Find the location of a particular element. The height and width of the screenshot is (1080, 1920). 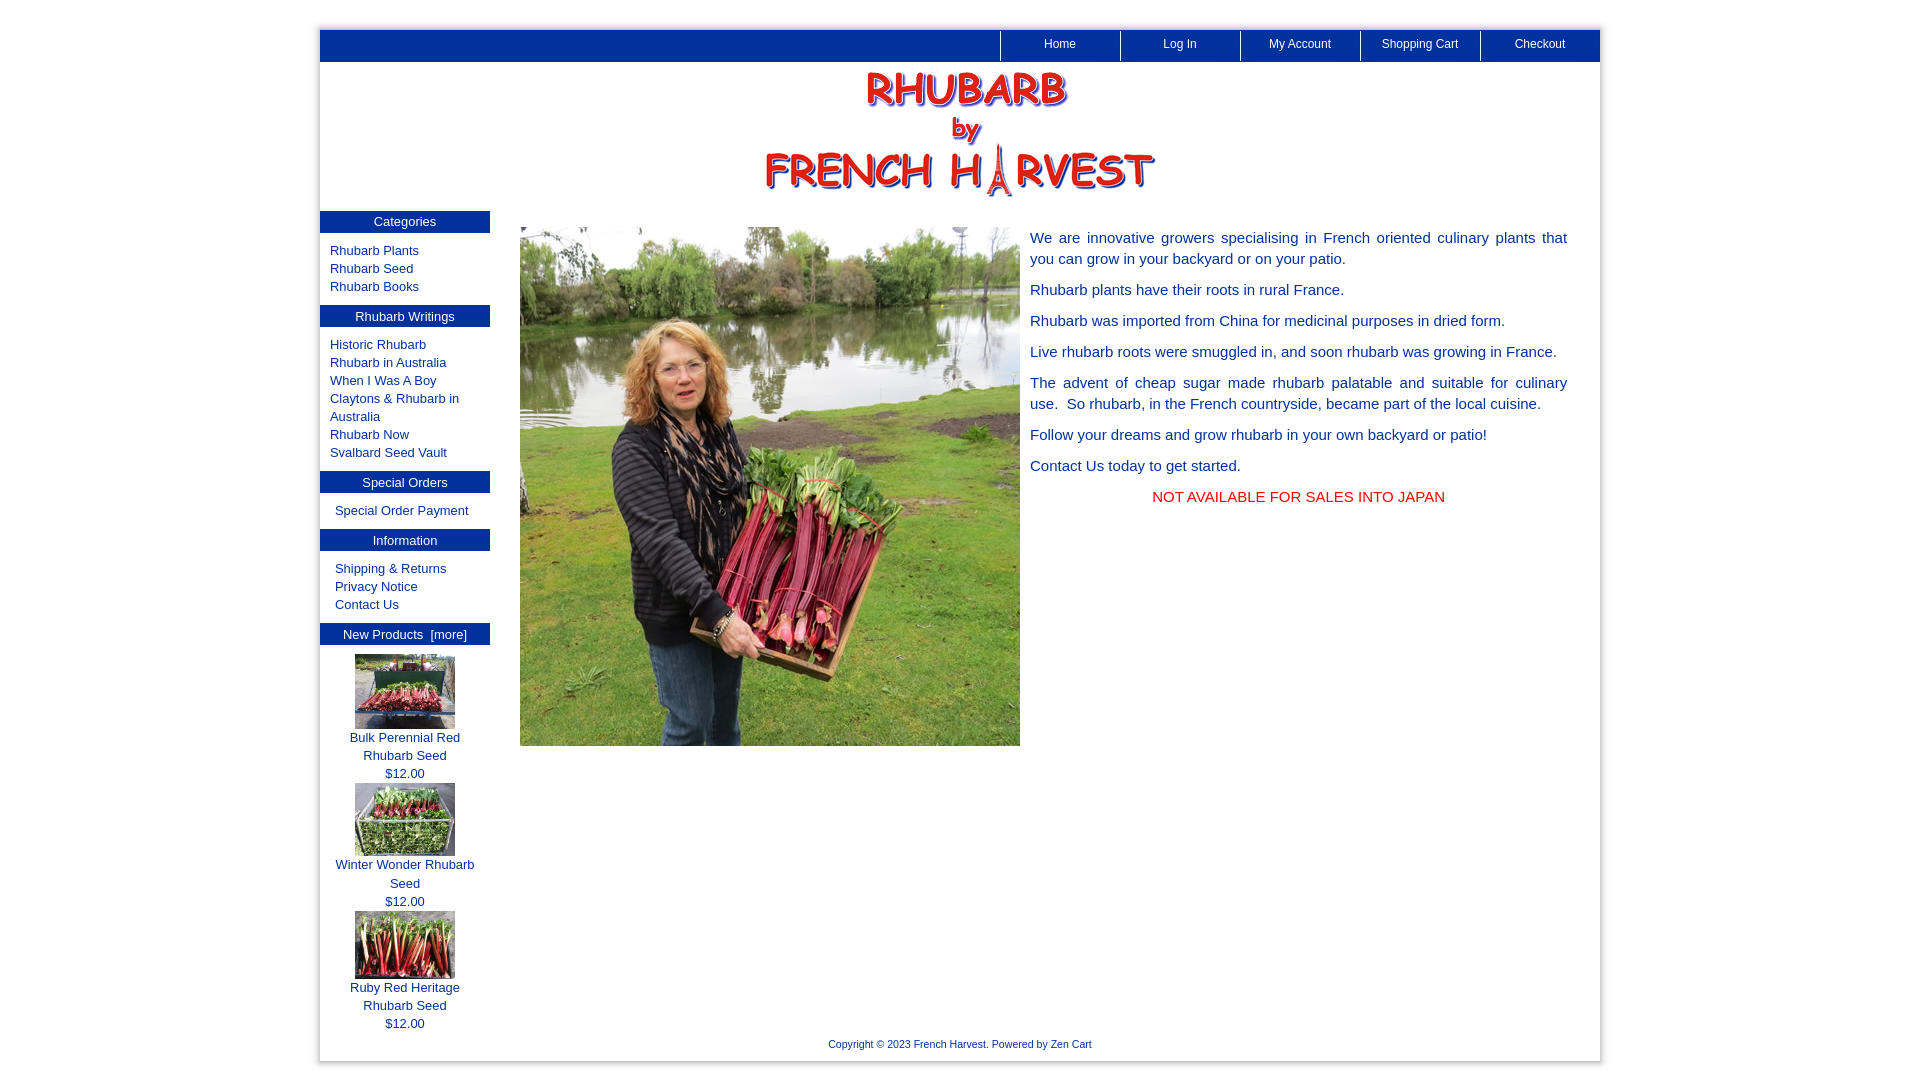

'Rhubarb Seed' is located at coordinates (330, 267).